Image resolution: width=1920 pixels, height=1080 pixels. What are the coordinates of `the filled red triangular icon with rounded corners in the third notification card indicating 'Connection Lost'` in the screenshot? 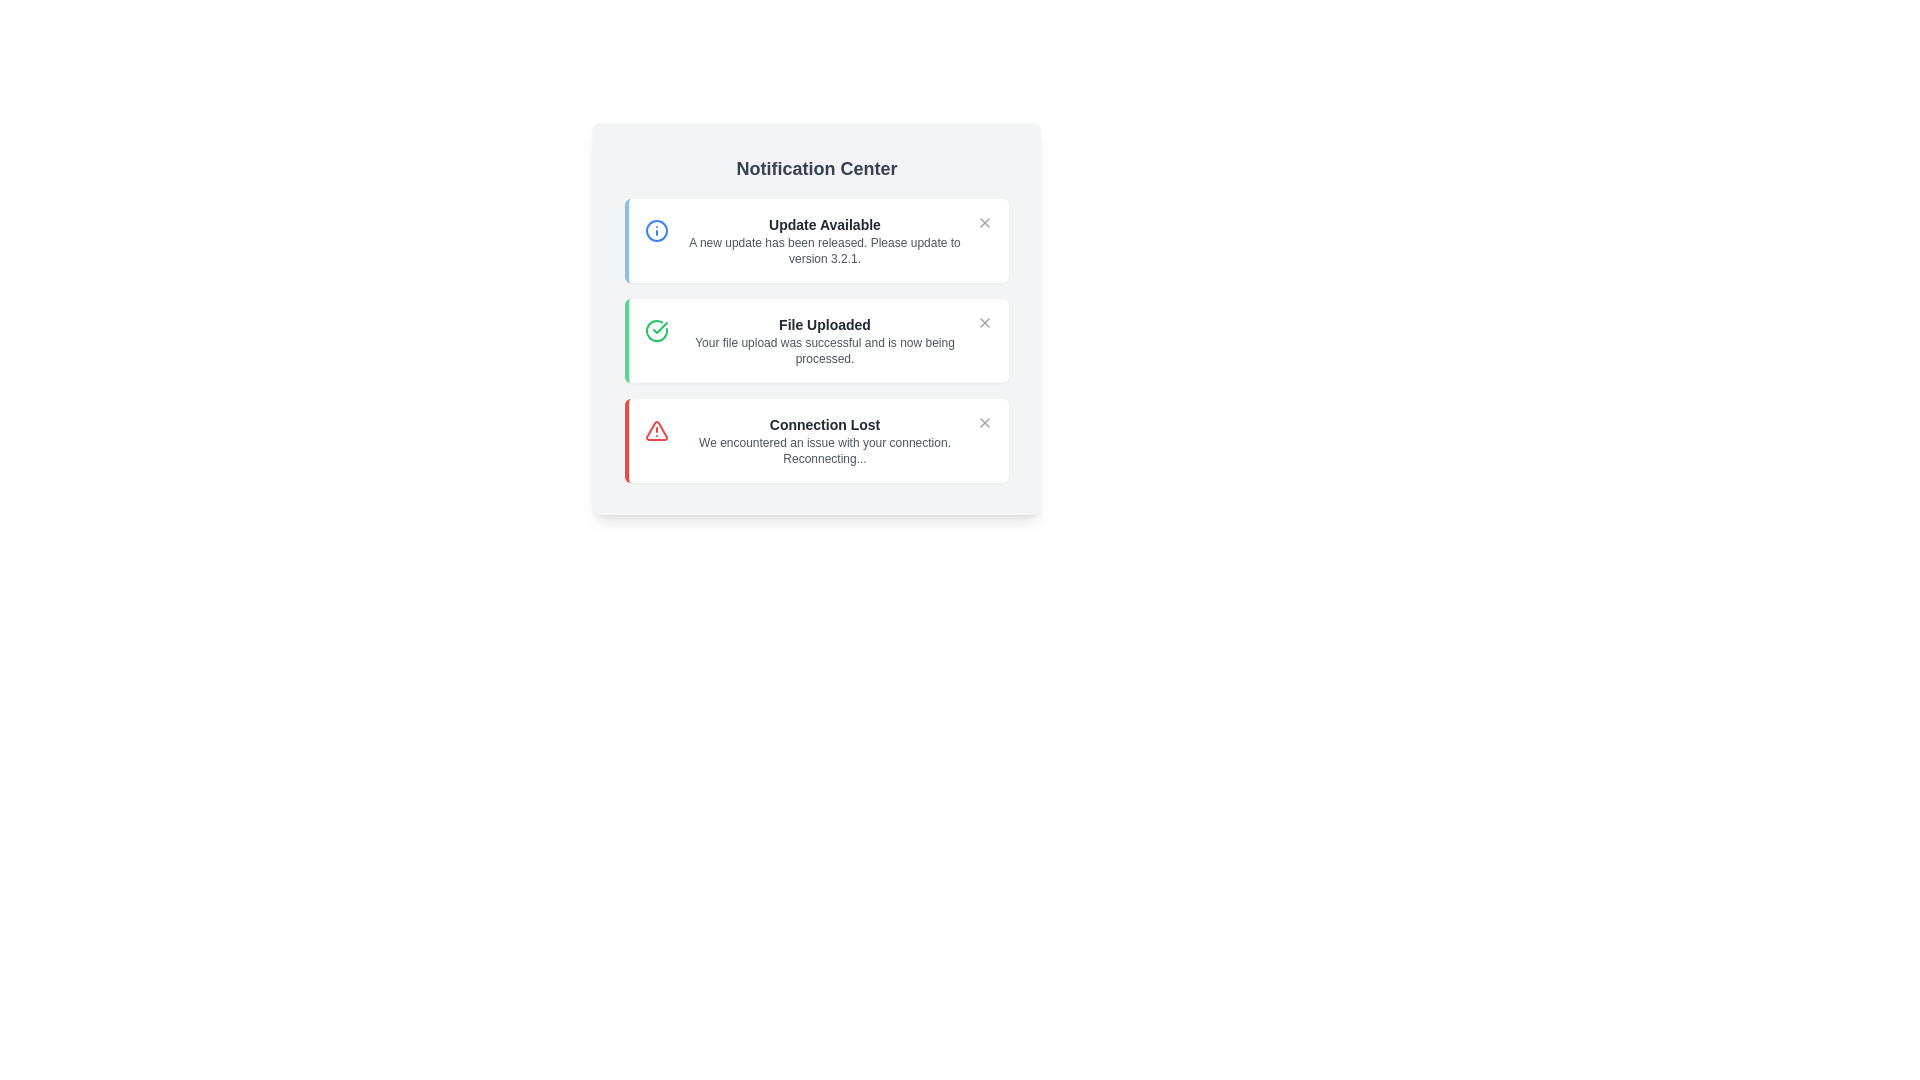 It's located at (657, 430).